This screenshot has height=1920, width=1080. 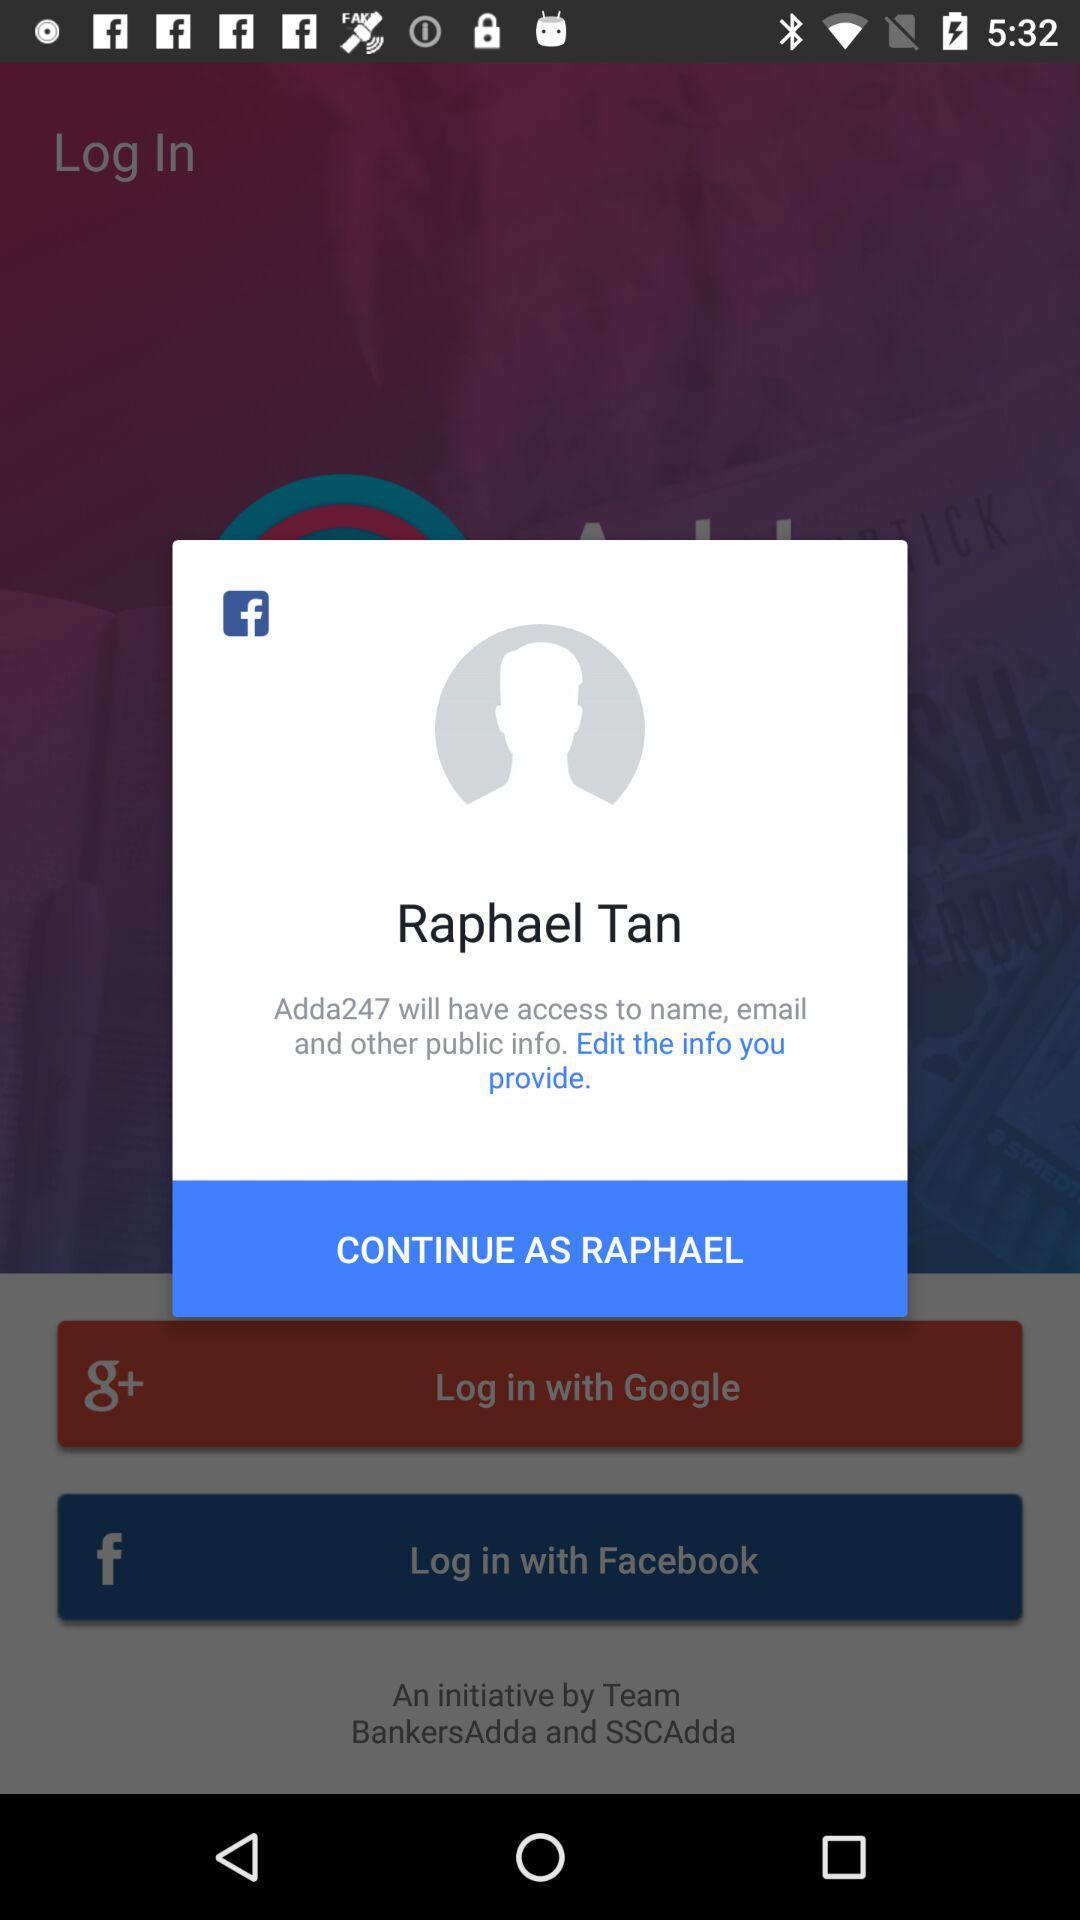 What do you see at coordinates (540, 1247) in the screenshot?
I see `continue as raphael` at bounding box center [540, 1247].